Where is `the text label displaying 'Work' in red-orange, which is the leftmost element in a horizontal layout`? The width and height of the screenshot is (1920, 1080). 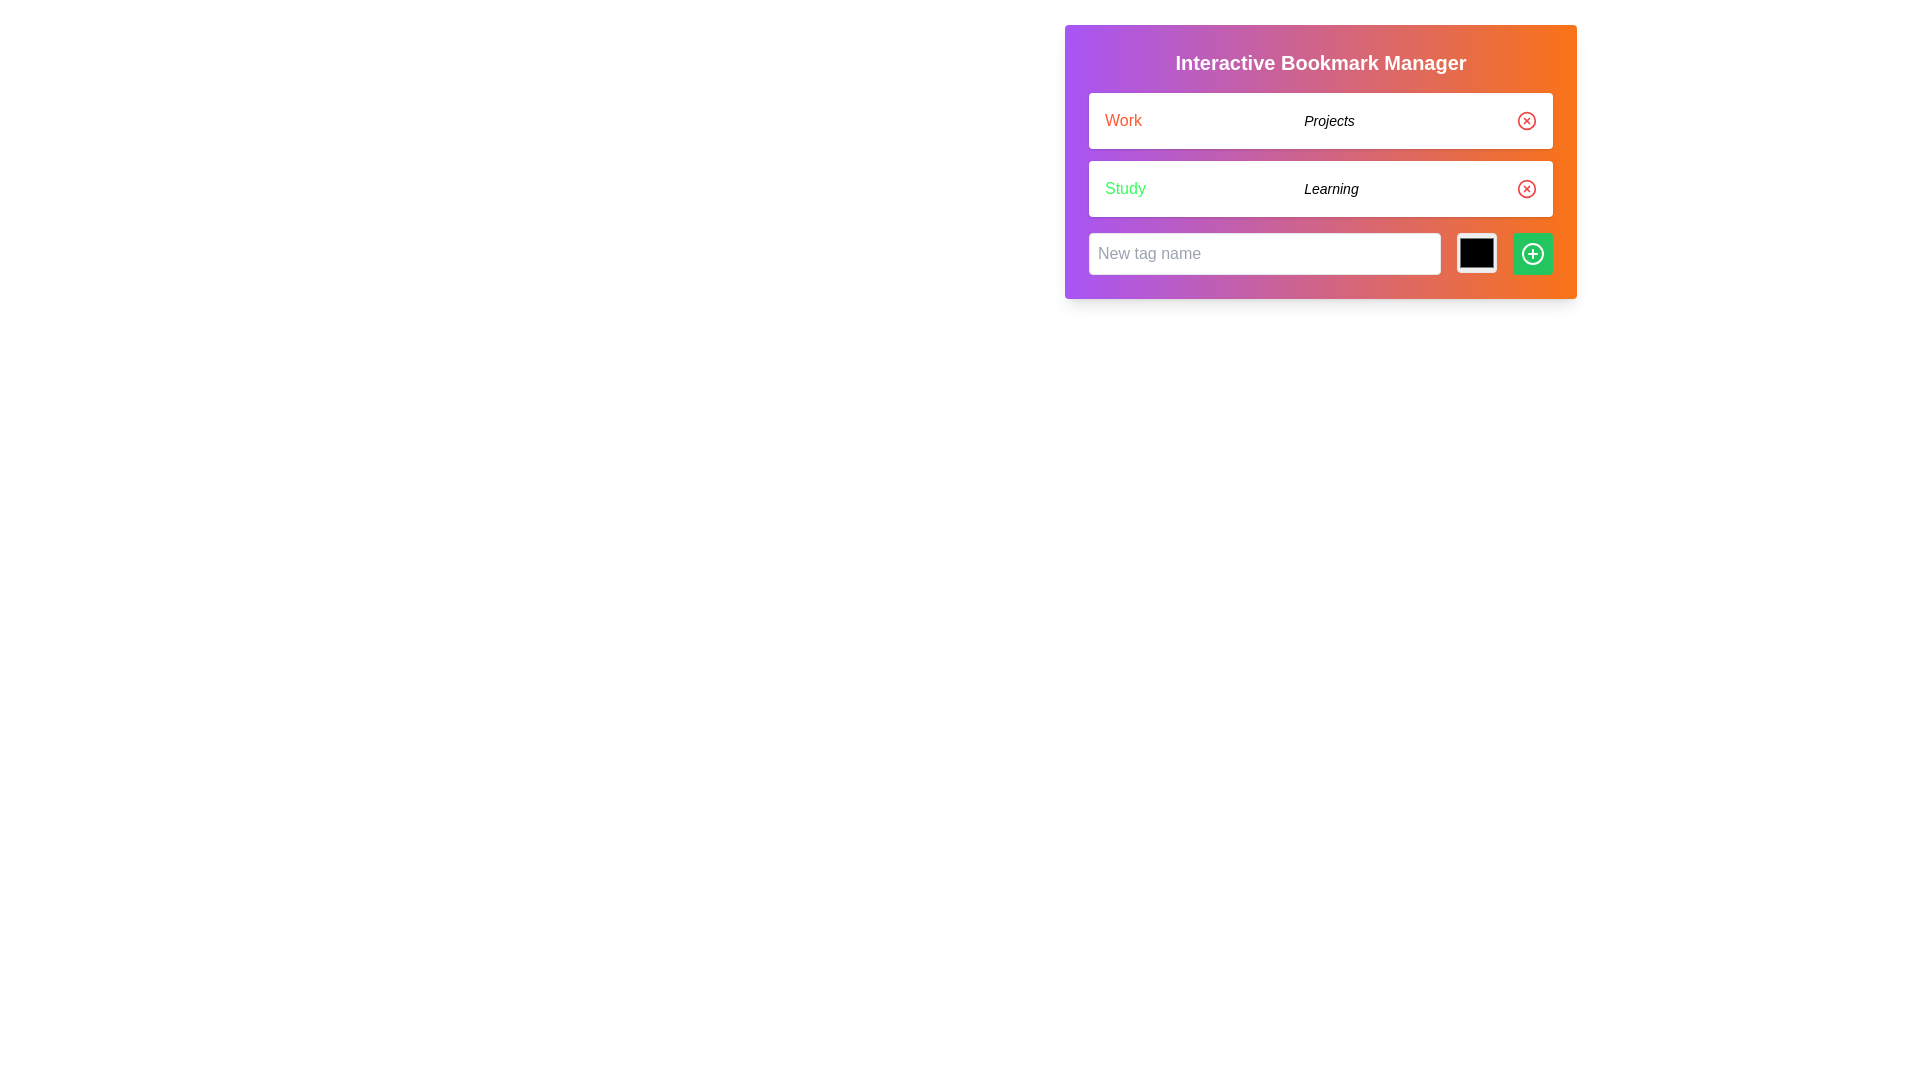
the text label displaying 'Work' in red-orange, which is the leftmost element in a horizontal layout is located at coordinates (1123, 120).